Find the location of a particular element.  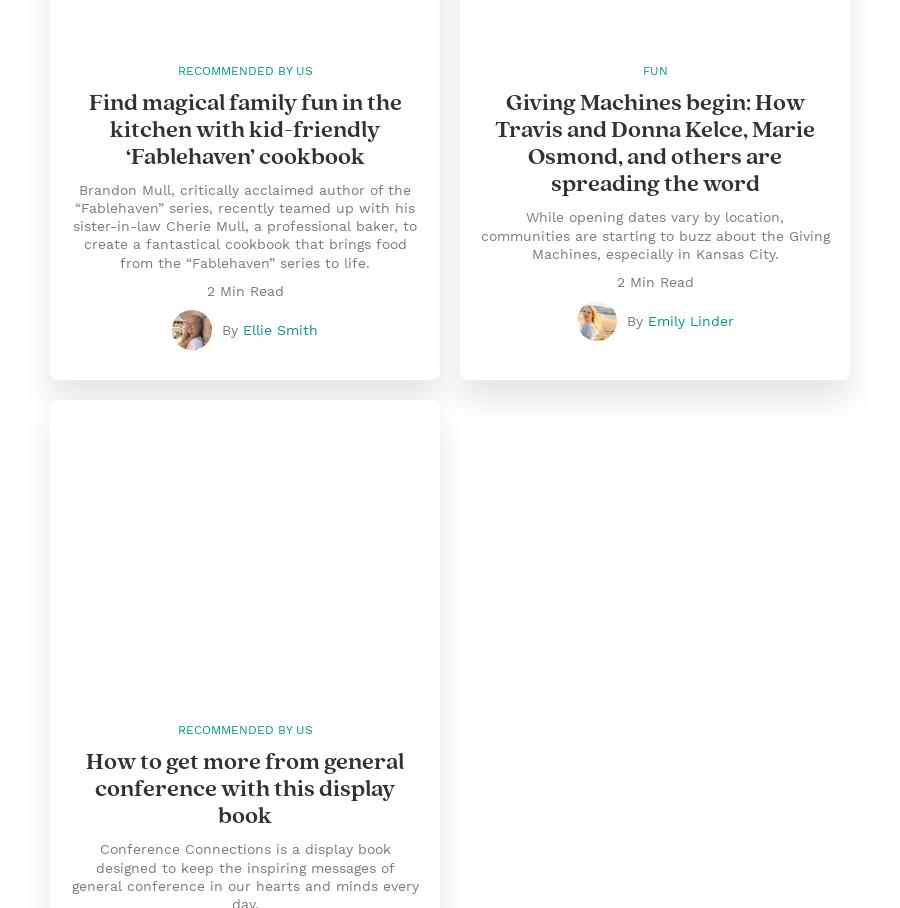

'Fun' is located at coordinates (641, 70).